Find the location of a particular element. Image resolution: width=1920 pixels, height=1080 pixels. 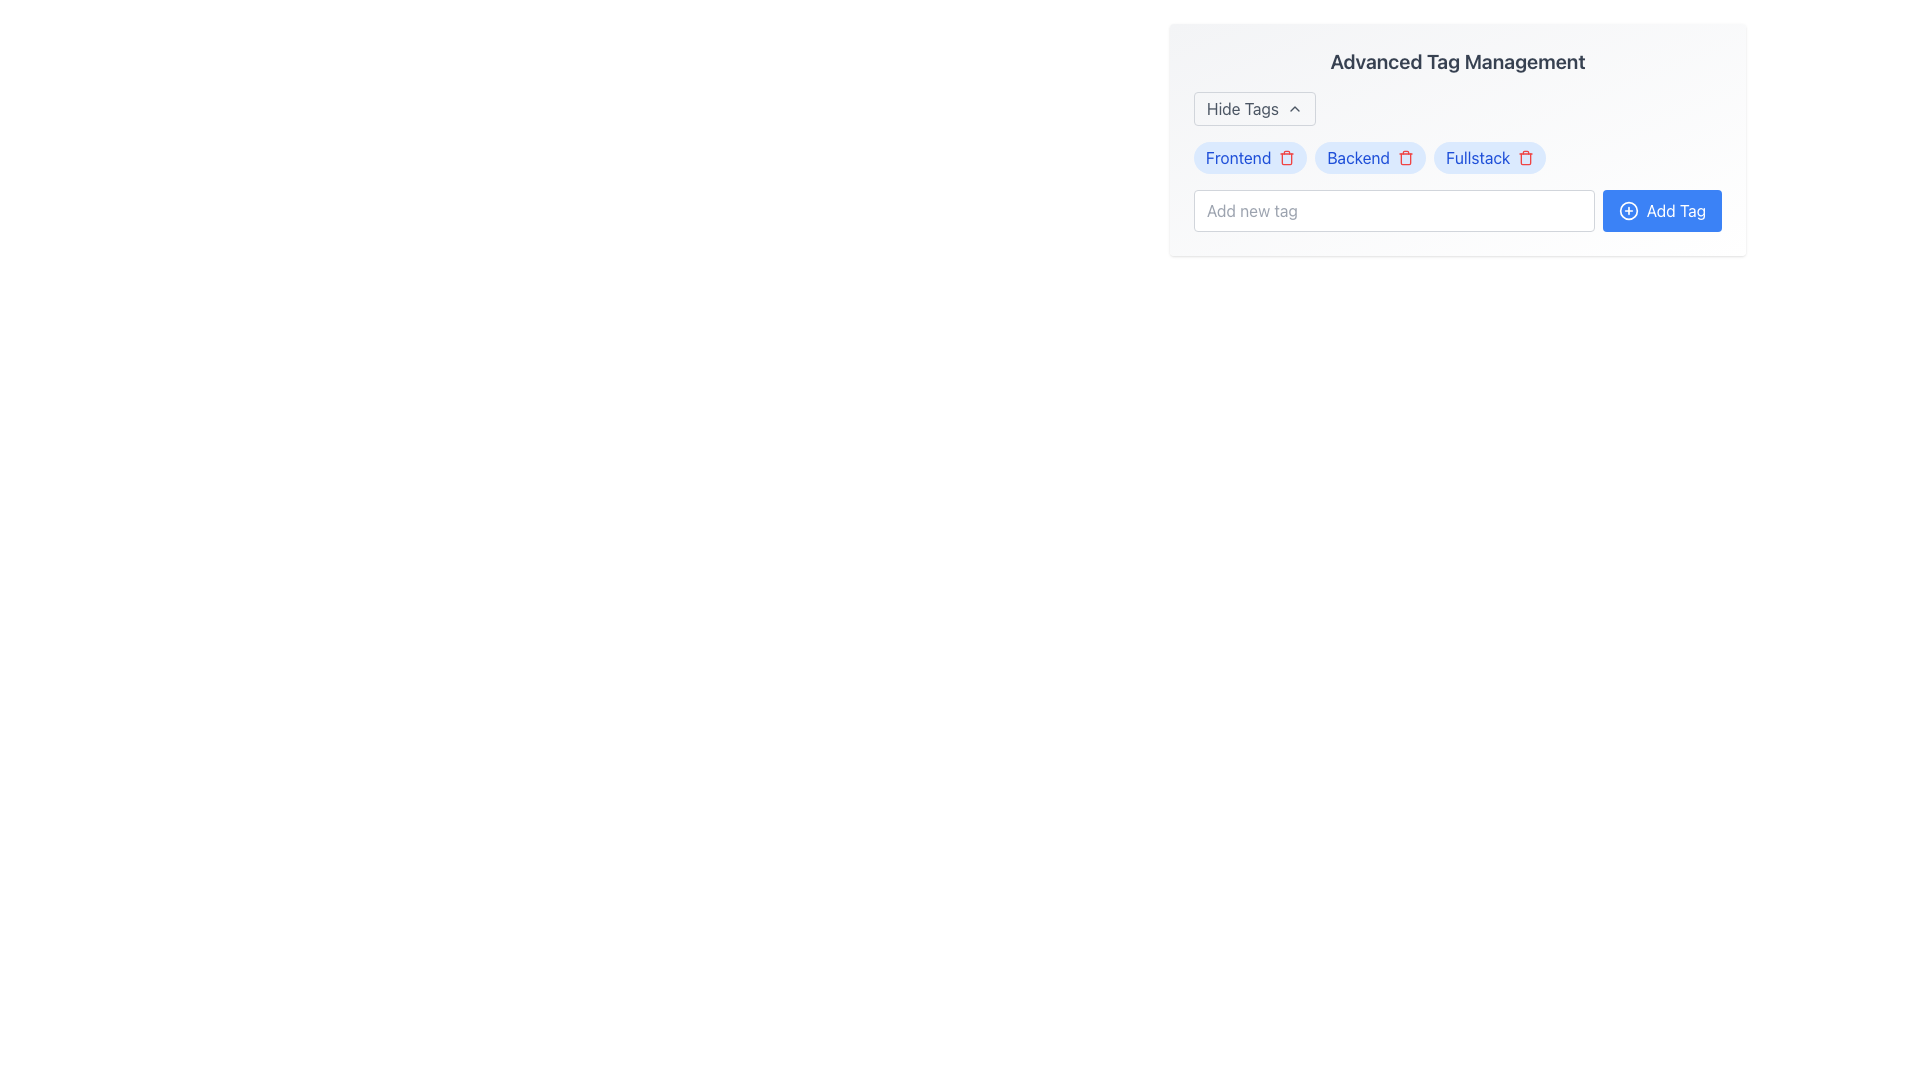

the 'Add Tag' button, which displays the phrase 'Add Tag' in white font within a blue rounded rectangle, located at the bottom-right of the 'Advanced Tag Management' panel is located at coordinates (1676, 211).